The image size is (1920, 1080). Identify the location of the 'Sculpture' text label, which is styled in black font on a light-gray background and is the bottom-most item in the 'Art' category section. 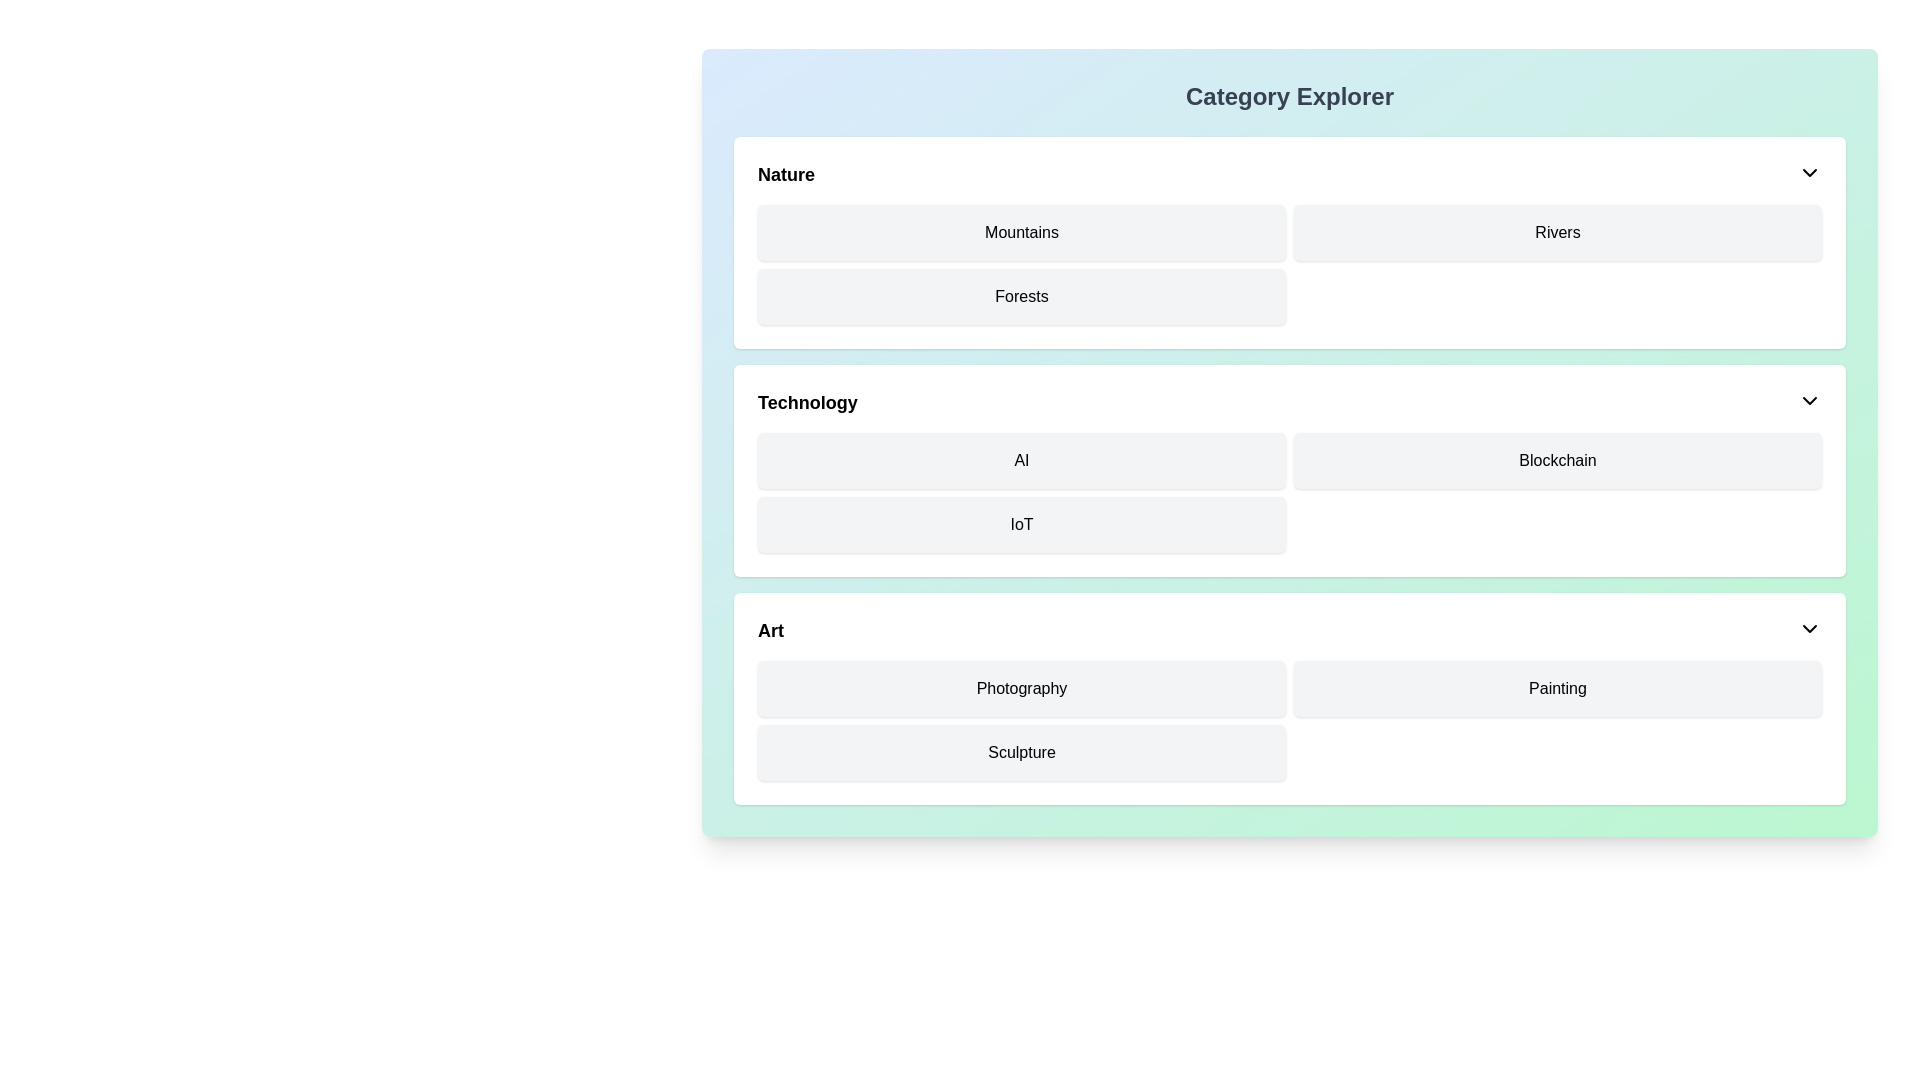
(1022, 752).